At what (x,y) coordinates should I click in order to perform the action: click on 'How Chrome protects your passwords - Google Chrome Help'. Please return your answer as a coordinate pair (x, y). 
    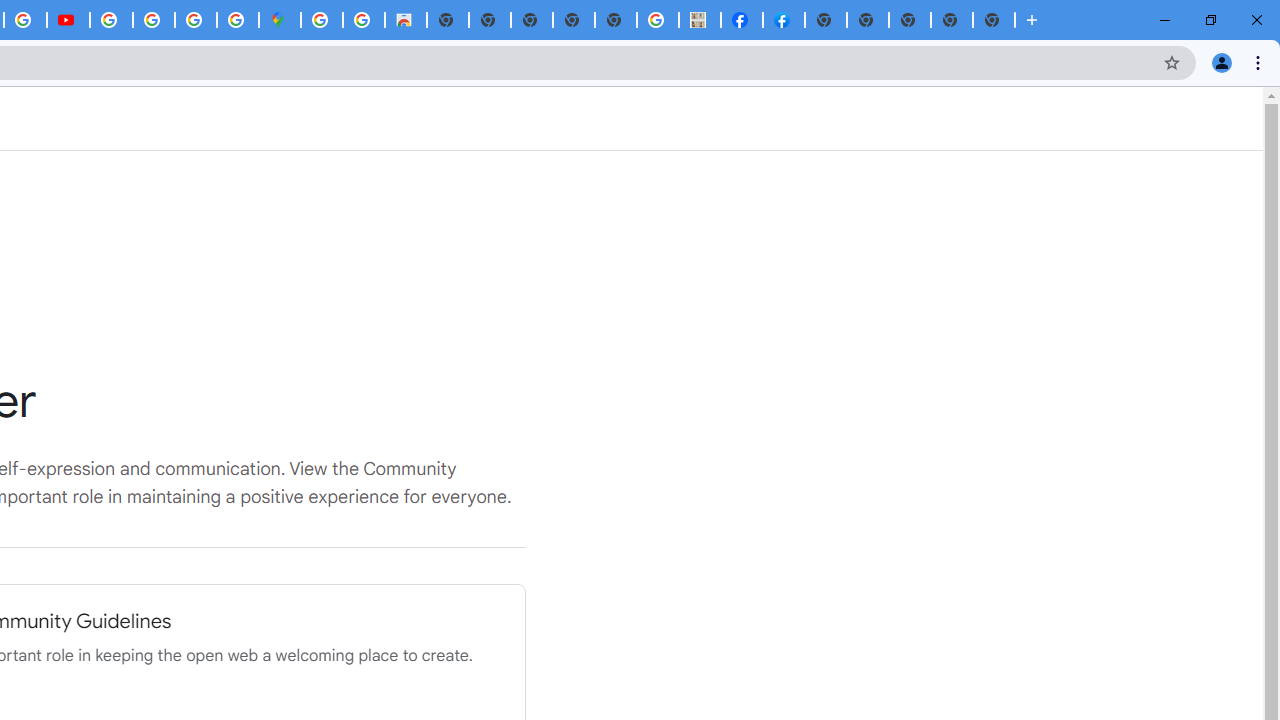
    Looking at the image, I should click on (110, 20).